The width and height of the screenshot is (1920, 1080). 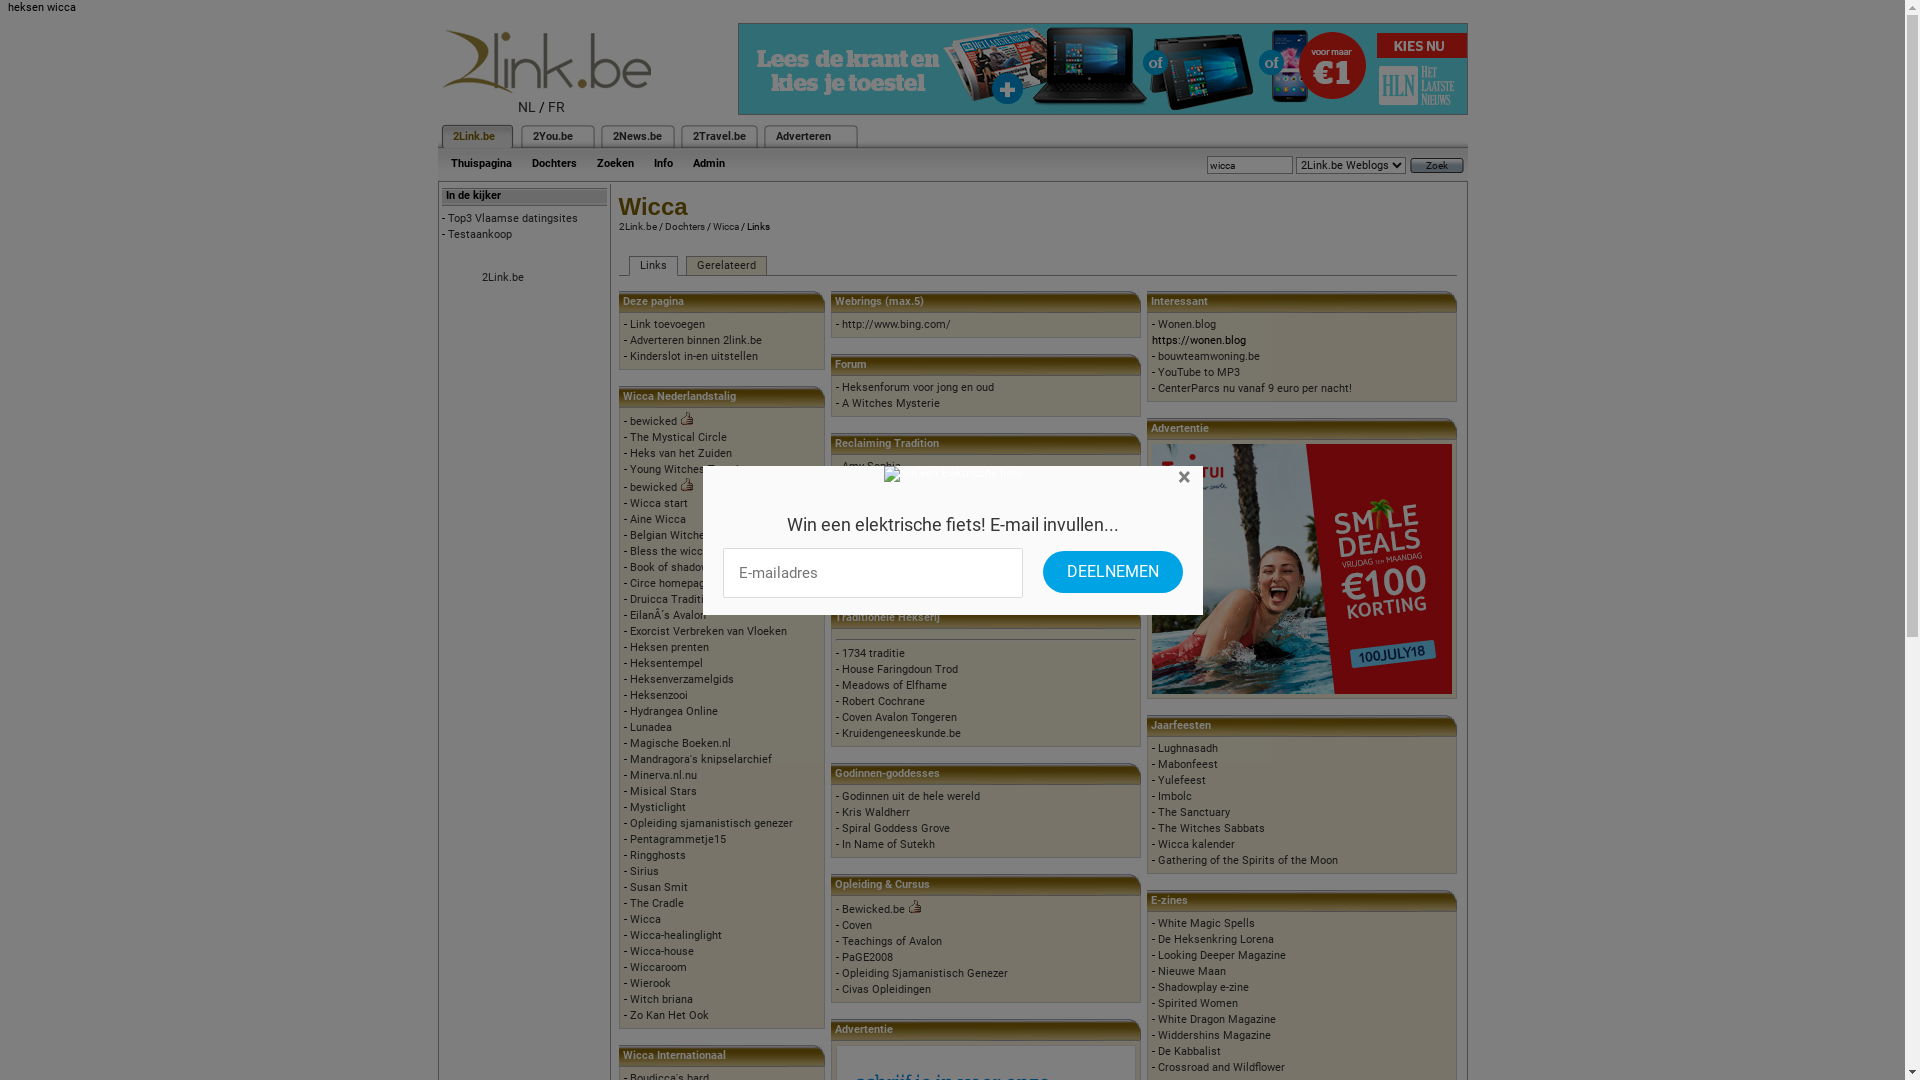 I want to click on 'Imbolc', so click(x=1175, y=795).